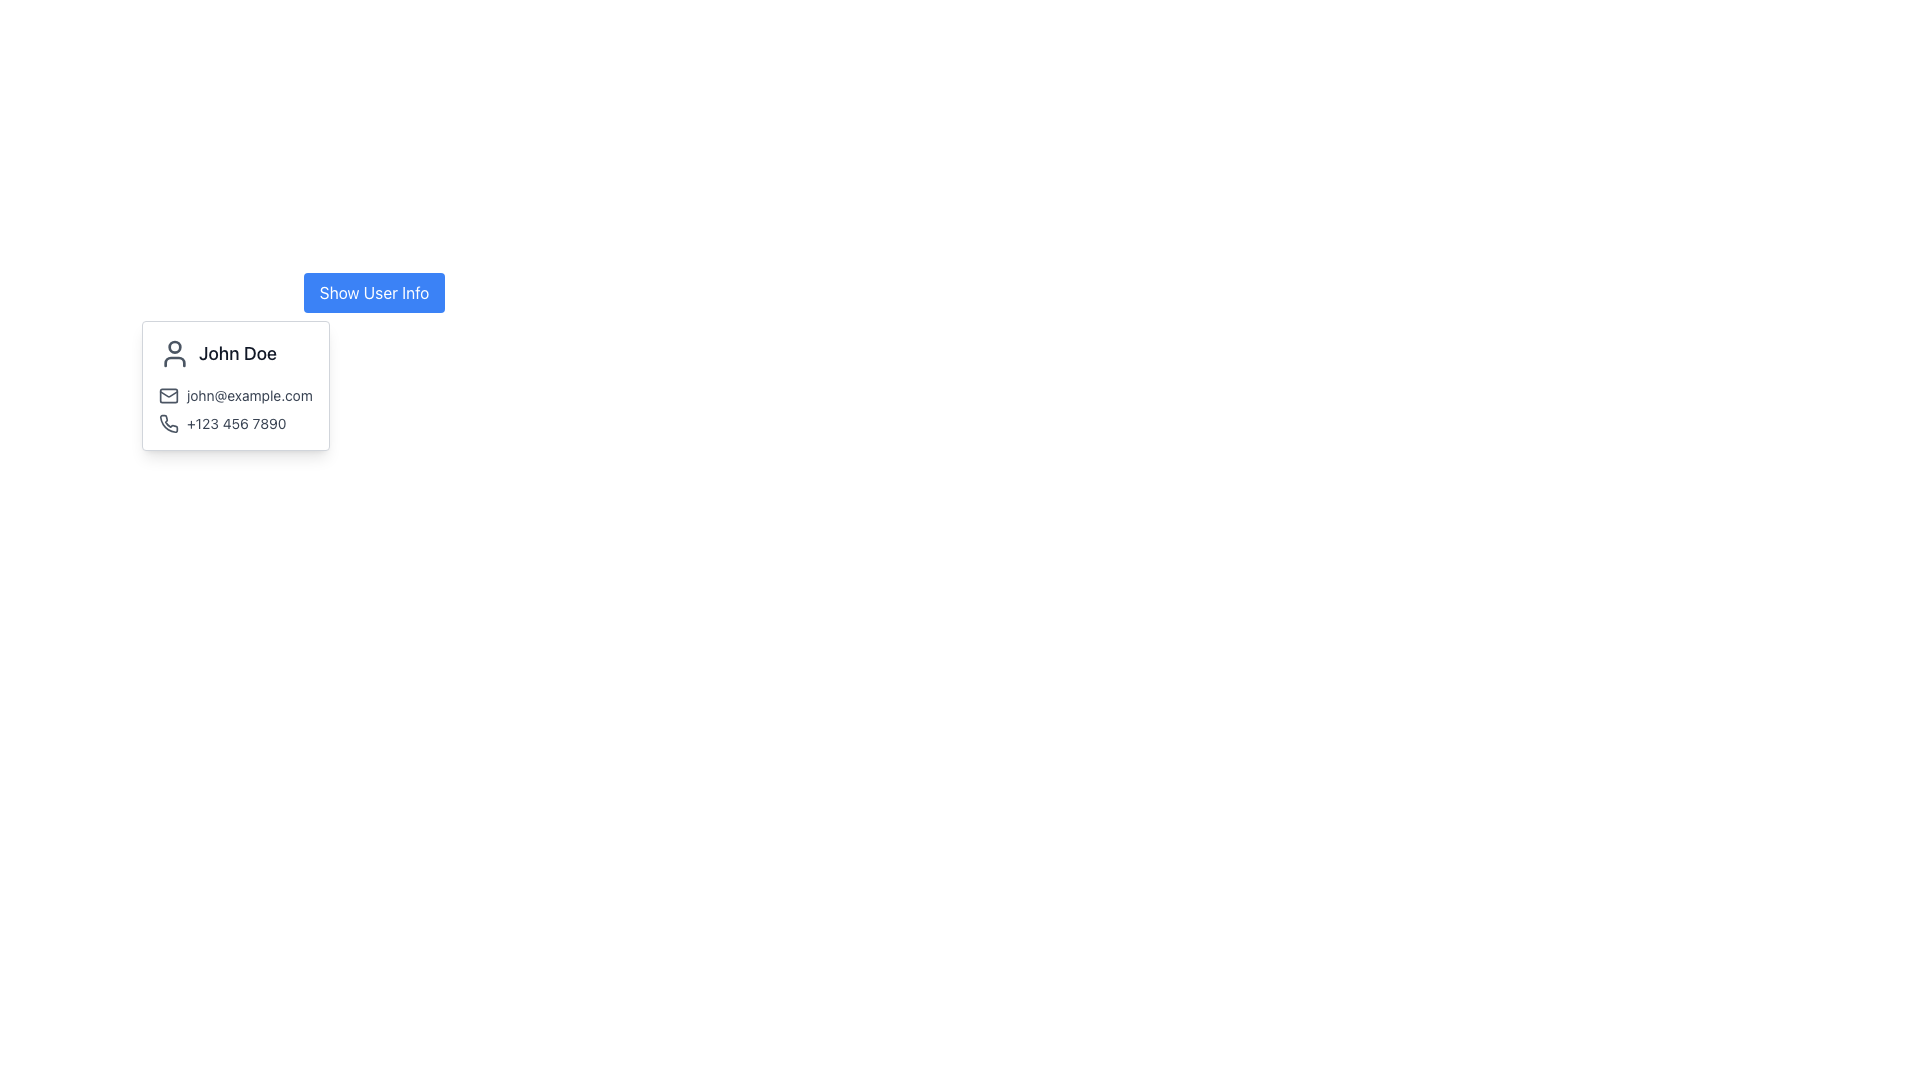 Image resolution: width=1920 pixels, height=1080 pixels. I want to click on the user avatar icon, which is a graphical representation of a user profile figure with a dark gray outline, located at the top-left corner of a card component, so click(174, 353).